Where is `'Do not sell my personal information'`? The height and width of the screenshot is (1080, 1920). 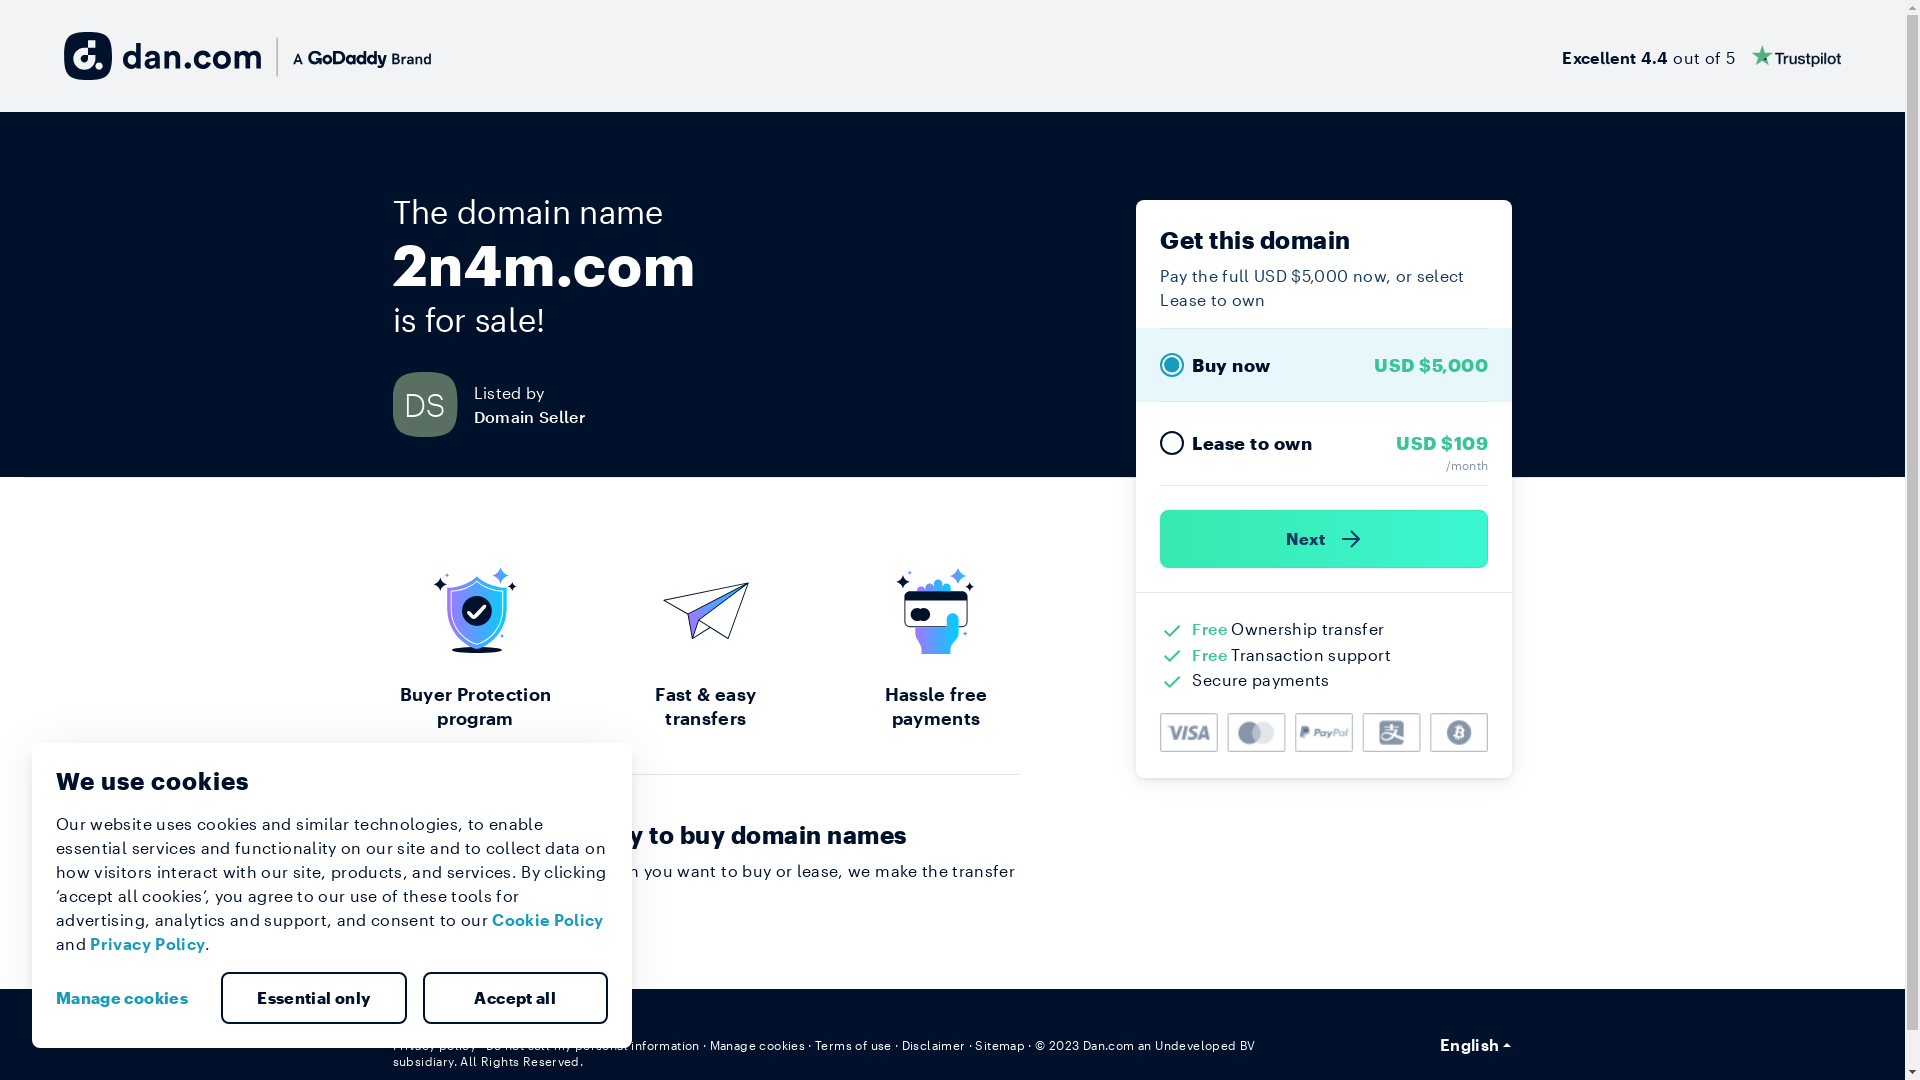
'Do not sell my personal information' is located at coordinates (592, 1044).